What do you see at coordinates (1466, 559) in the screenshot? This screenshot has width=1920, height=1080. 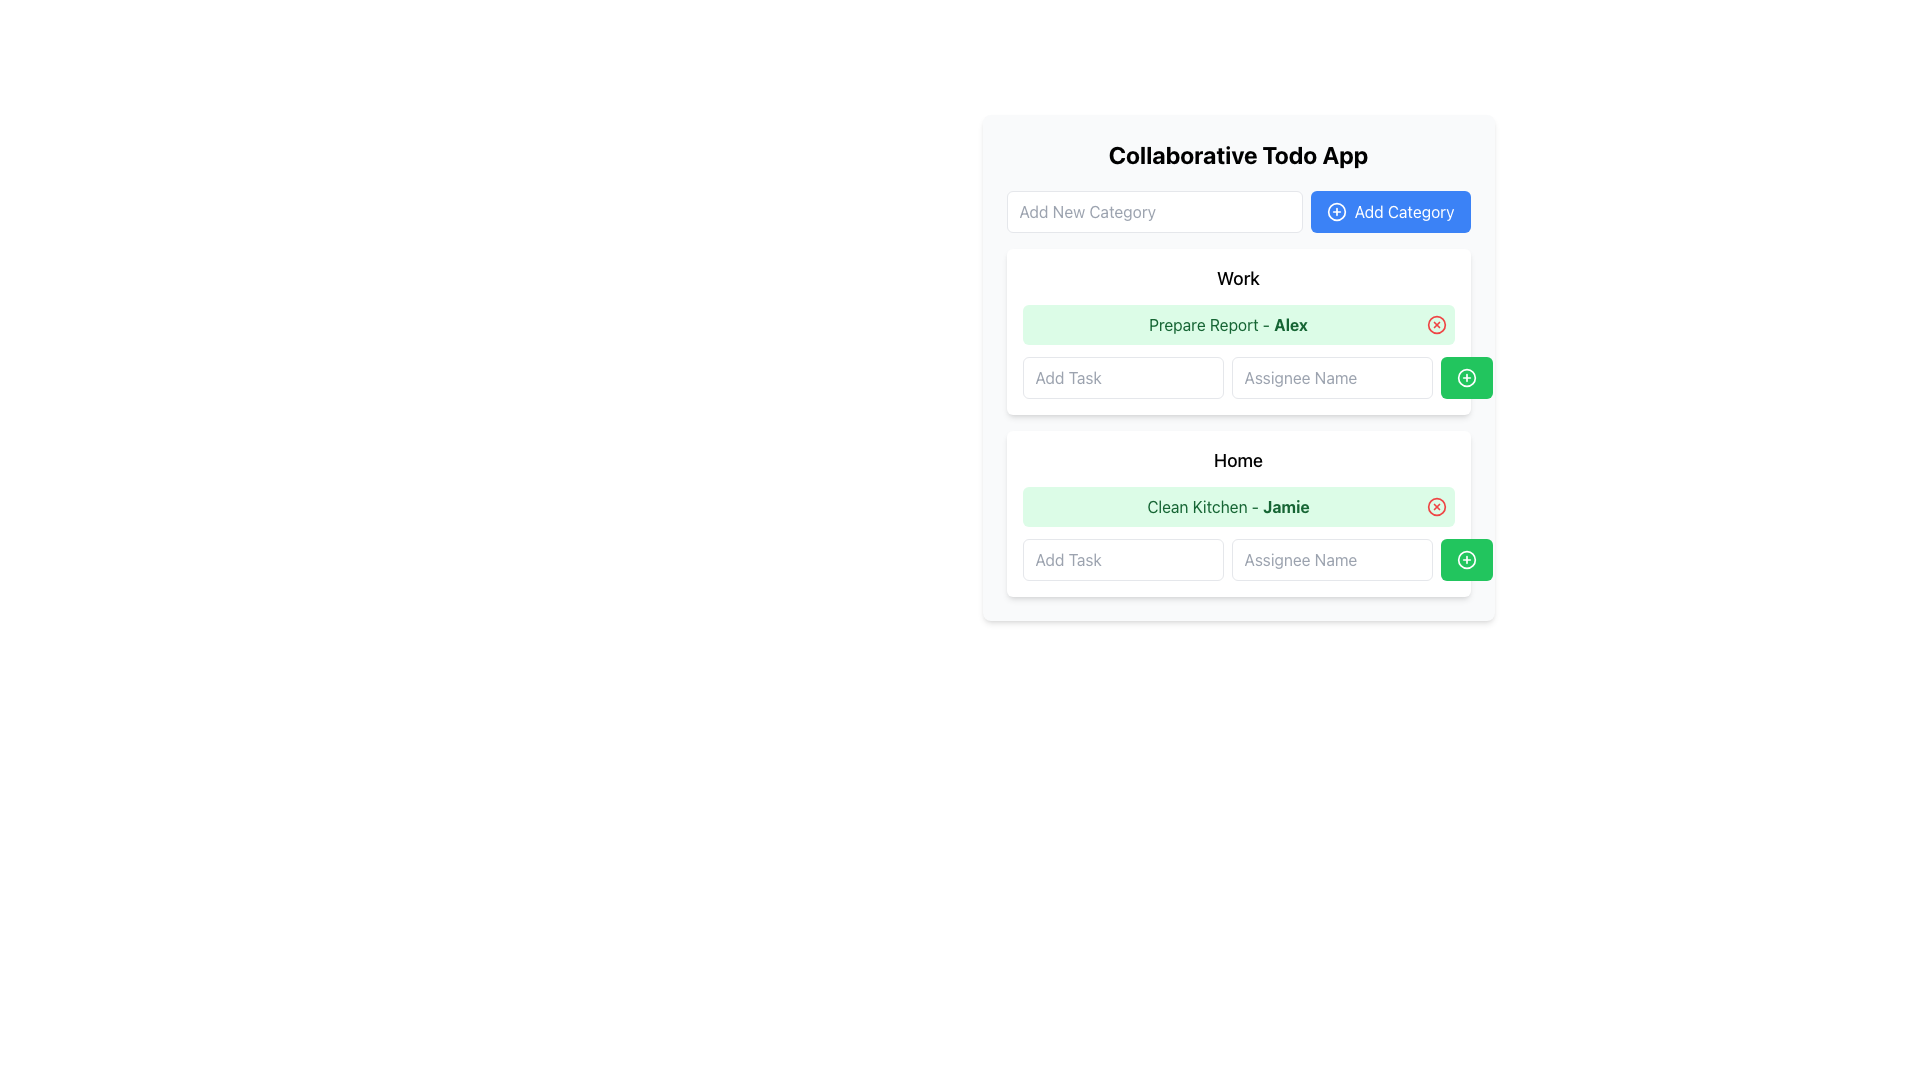 I see `the green circular button with a white plus sign that is located next to the 'Add Task' and 'Assignee Name' text input fields` at bounding box center [1466, 559].